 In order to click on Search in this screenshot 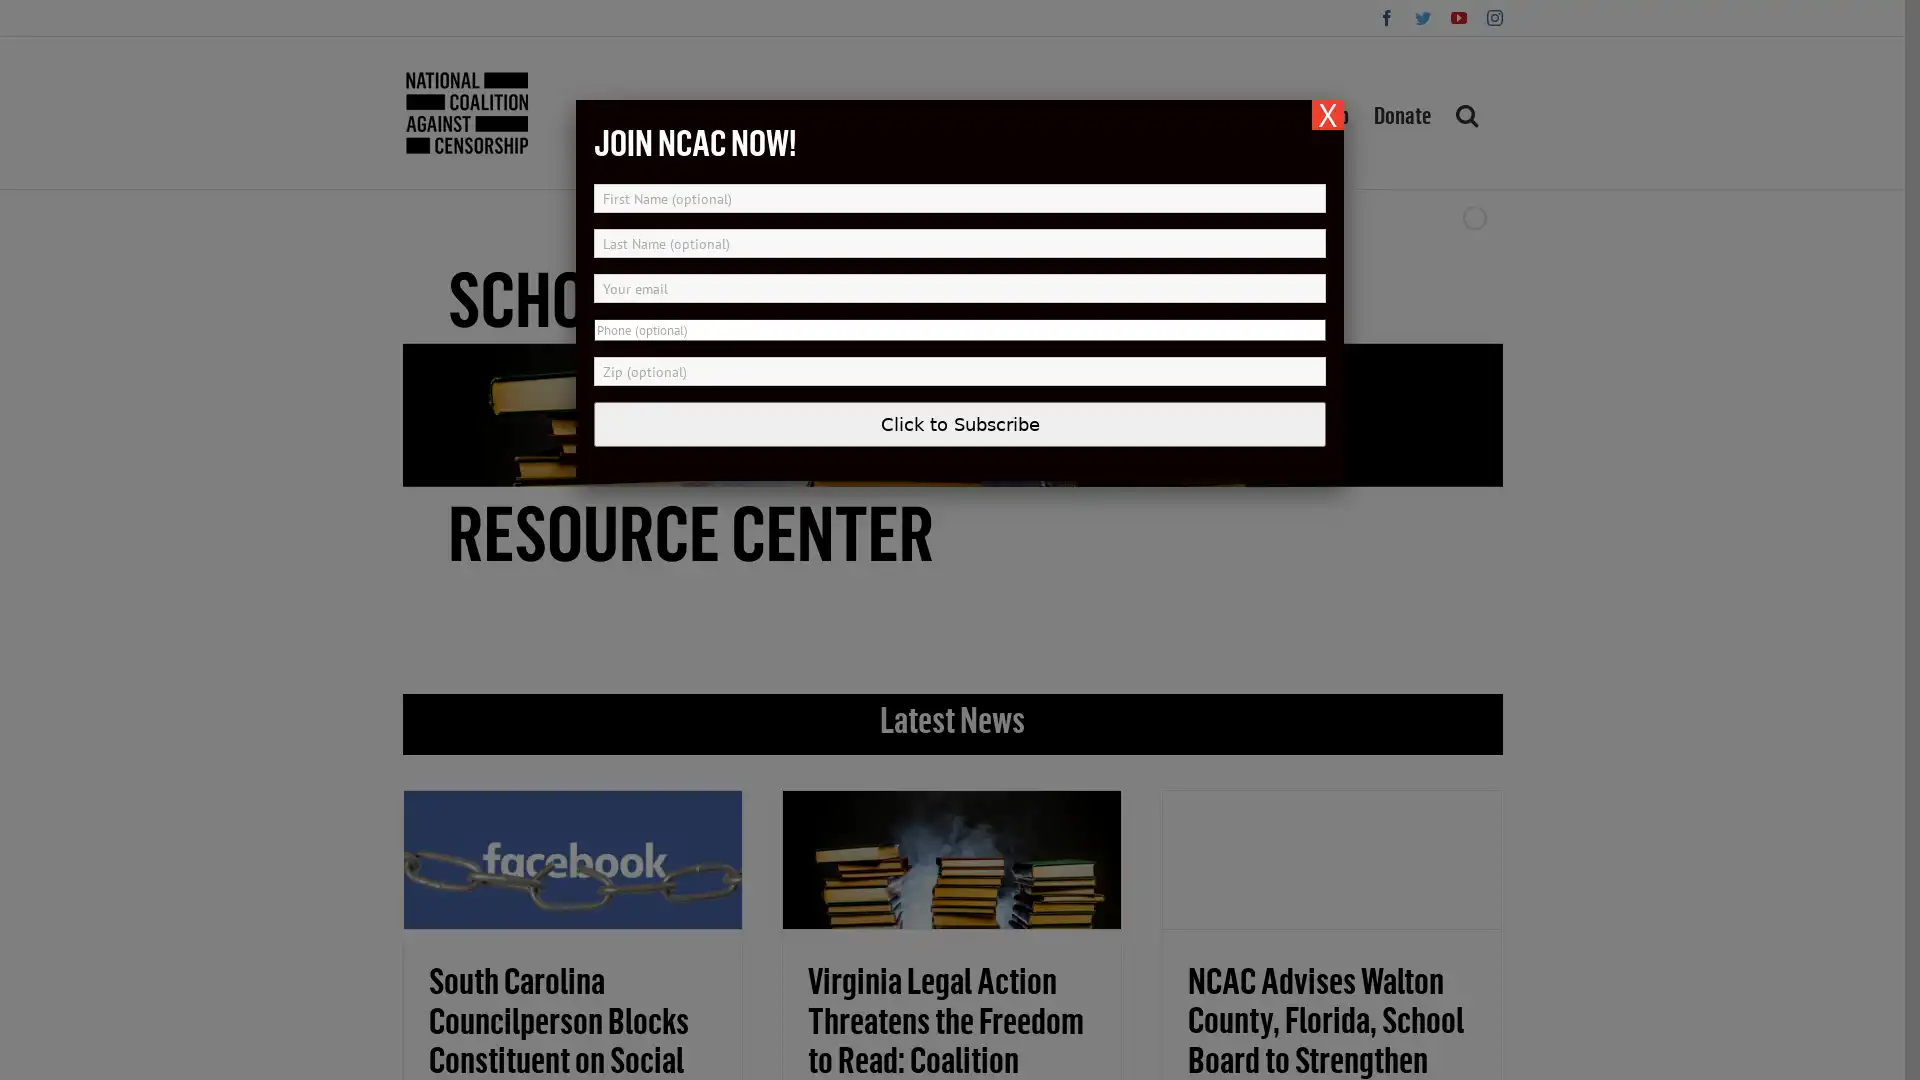, I will do `click(1465, 112)`.